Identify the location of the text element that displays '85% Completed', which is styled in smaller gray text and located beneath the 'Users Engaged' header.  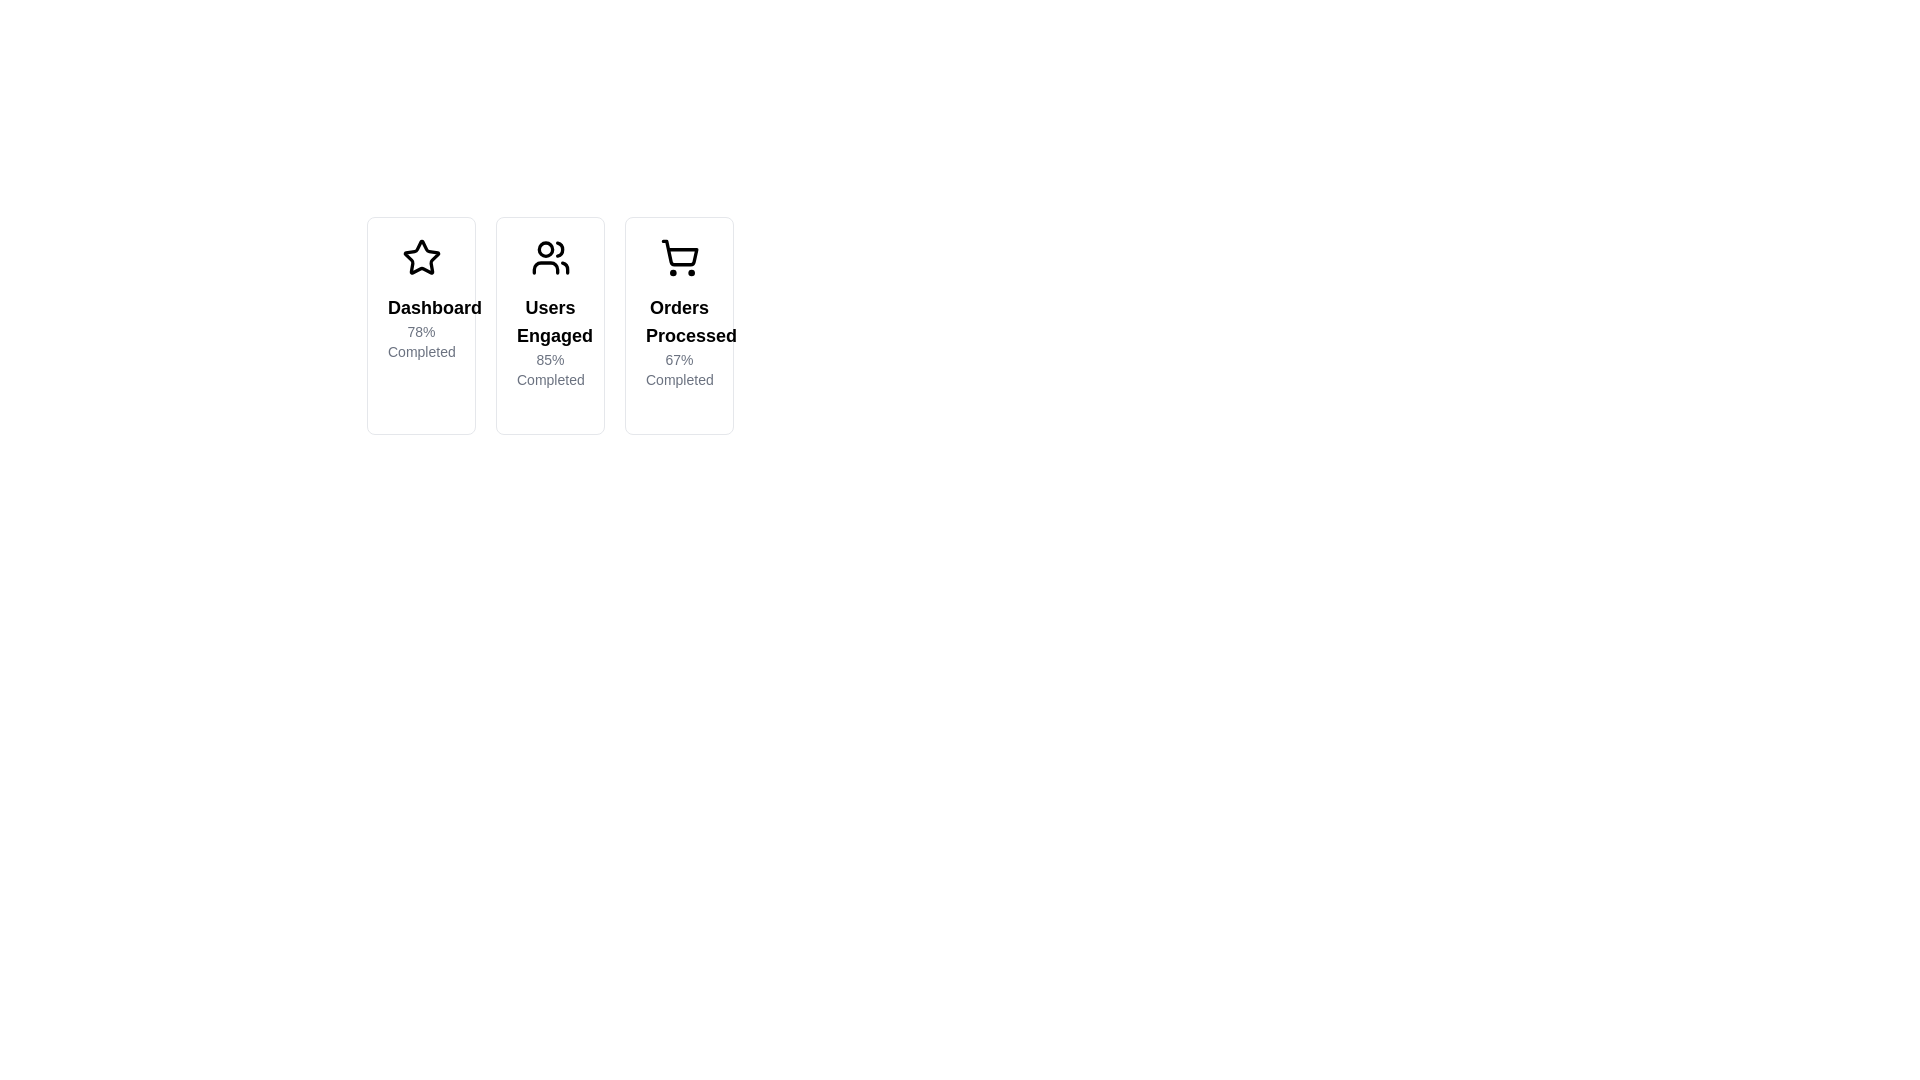
(550, 370).